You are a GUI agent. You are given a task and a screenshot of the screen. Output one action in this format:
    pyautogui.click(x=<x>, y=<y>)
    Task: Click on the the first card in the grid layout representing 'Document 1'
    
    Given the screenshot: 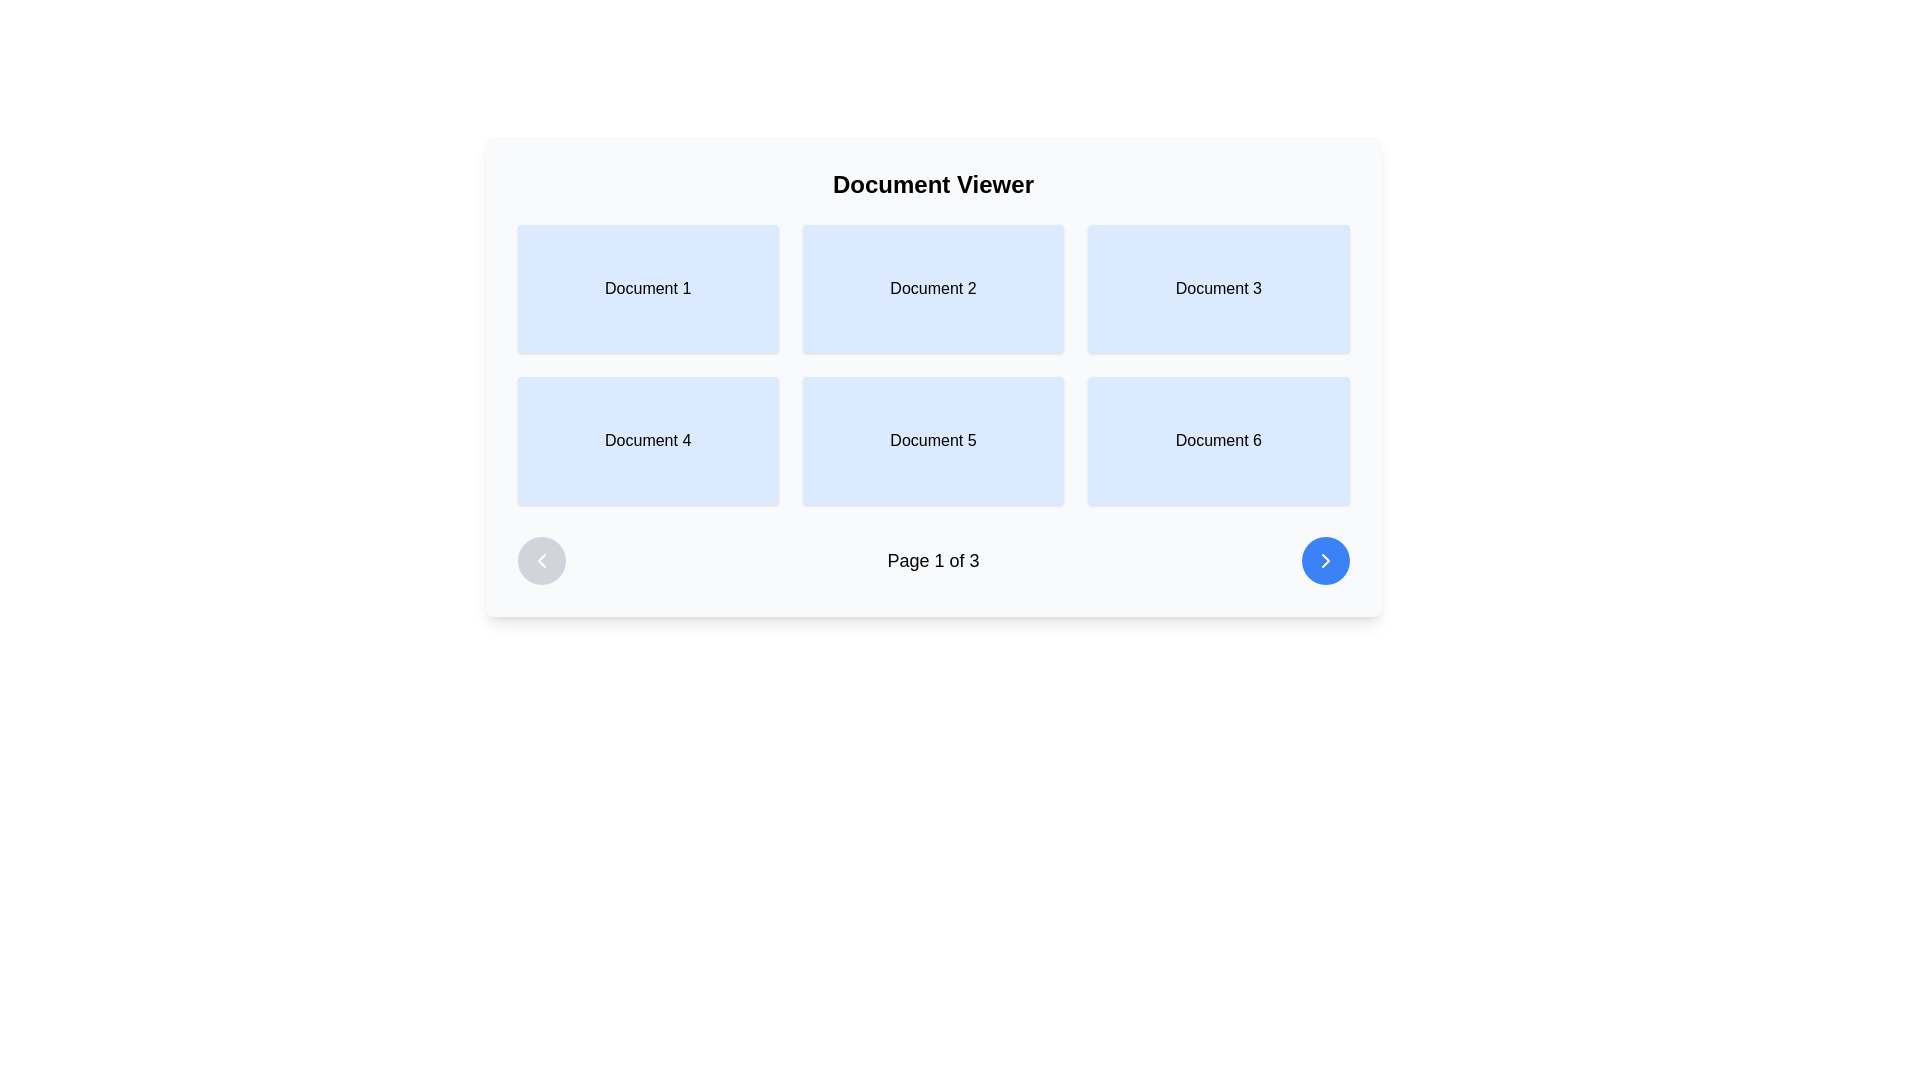 What is the action you would take?
    pyautogui.click(x=648, y=289)
    